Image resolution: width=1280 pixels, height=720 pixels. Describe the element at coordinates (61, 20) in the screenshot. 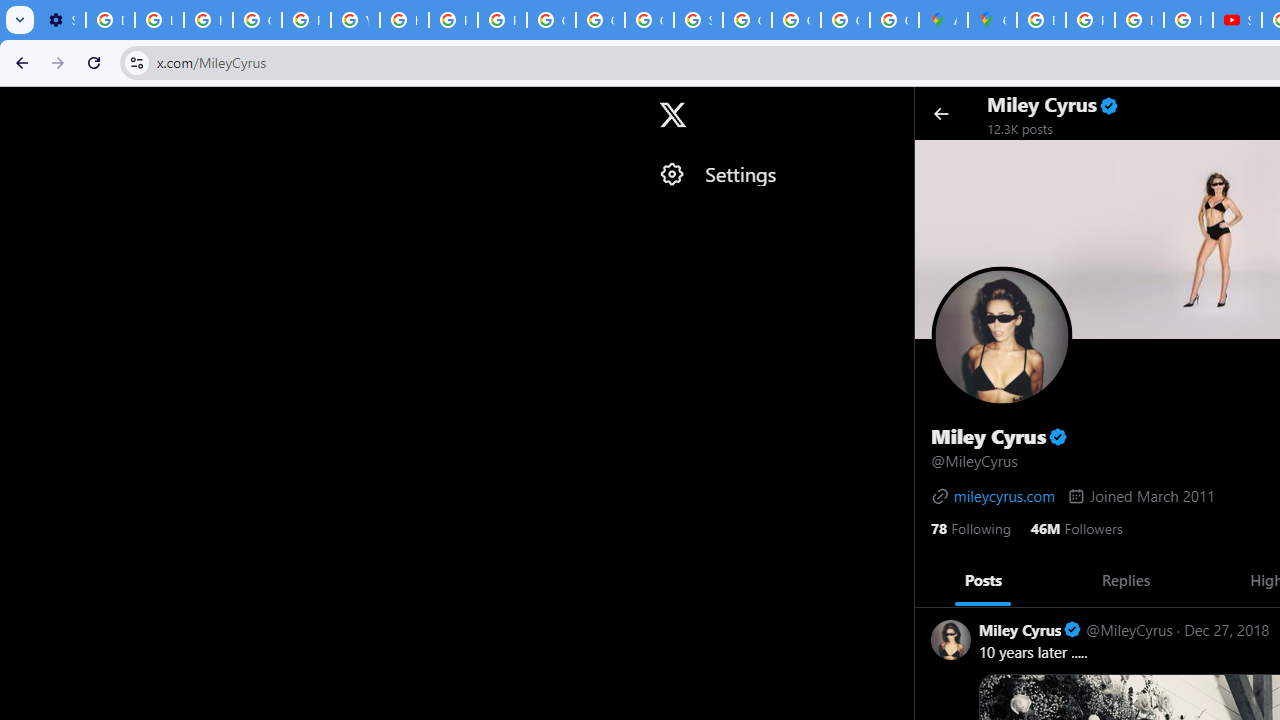

I see `'Settings - Customize profile'` at that location.